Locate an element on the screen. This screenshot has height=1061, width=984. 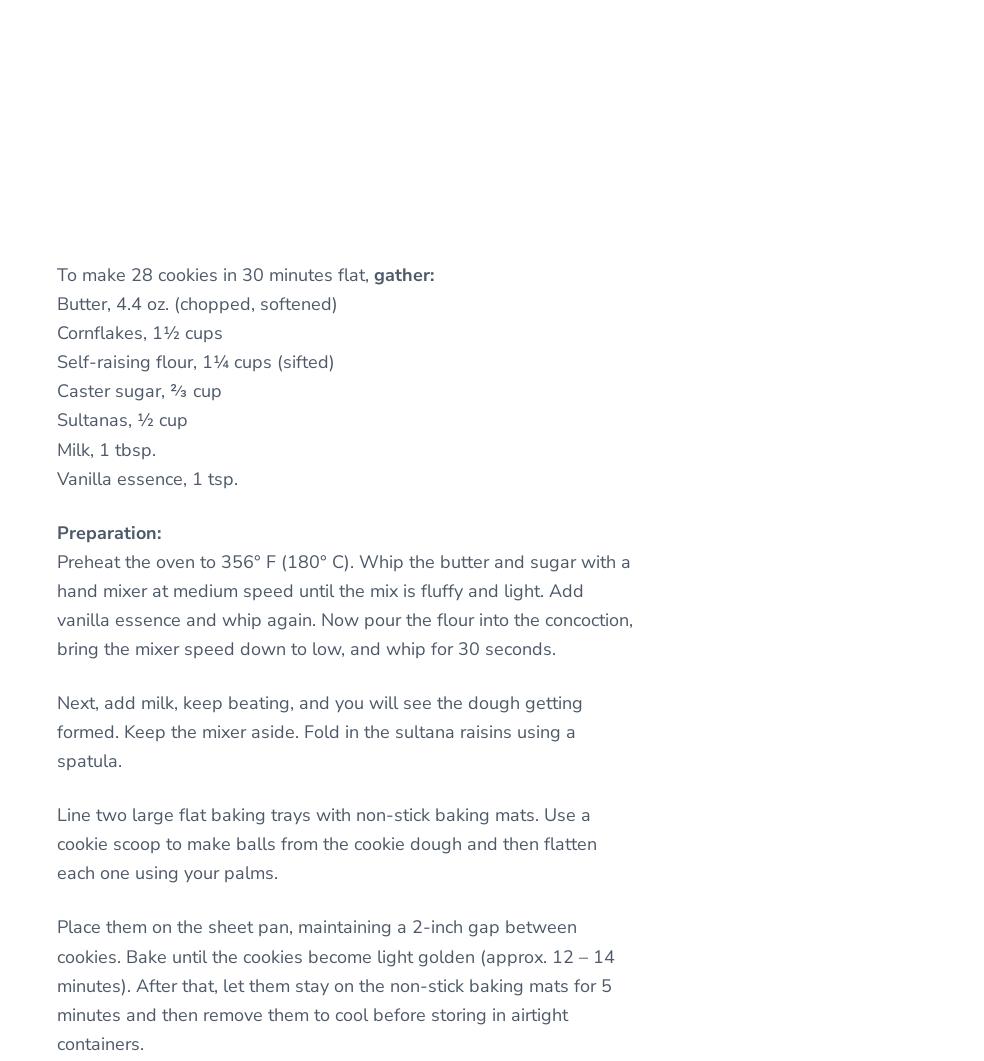
'Sultanas, ½ cup' is located at coordinates (121, 420).